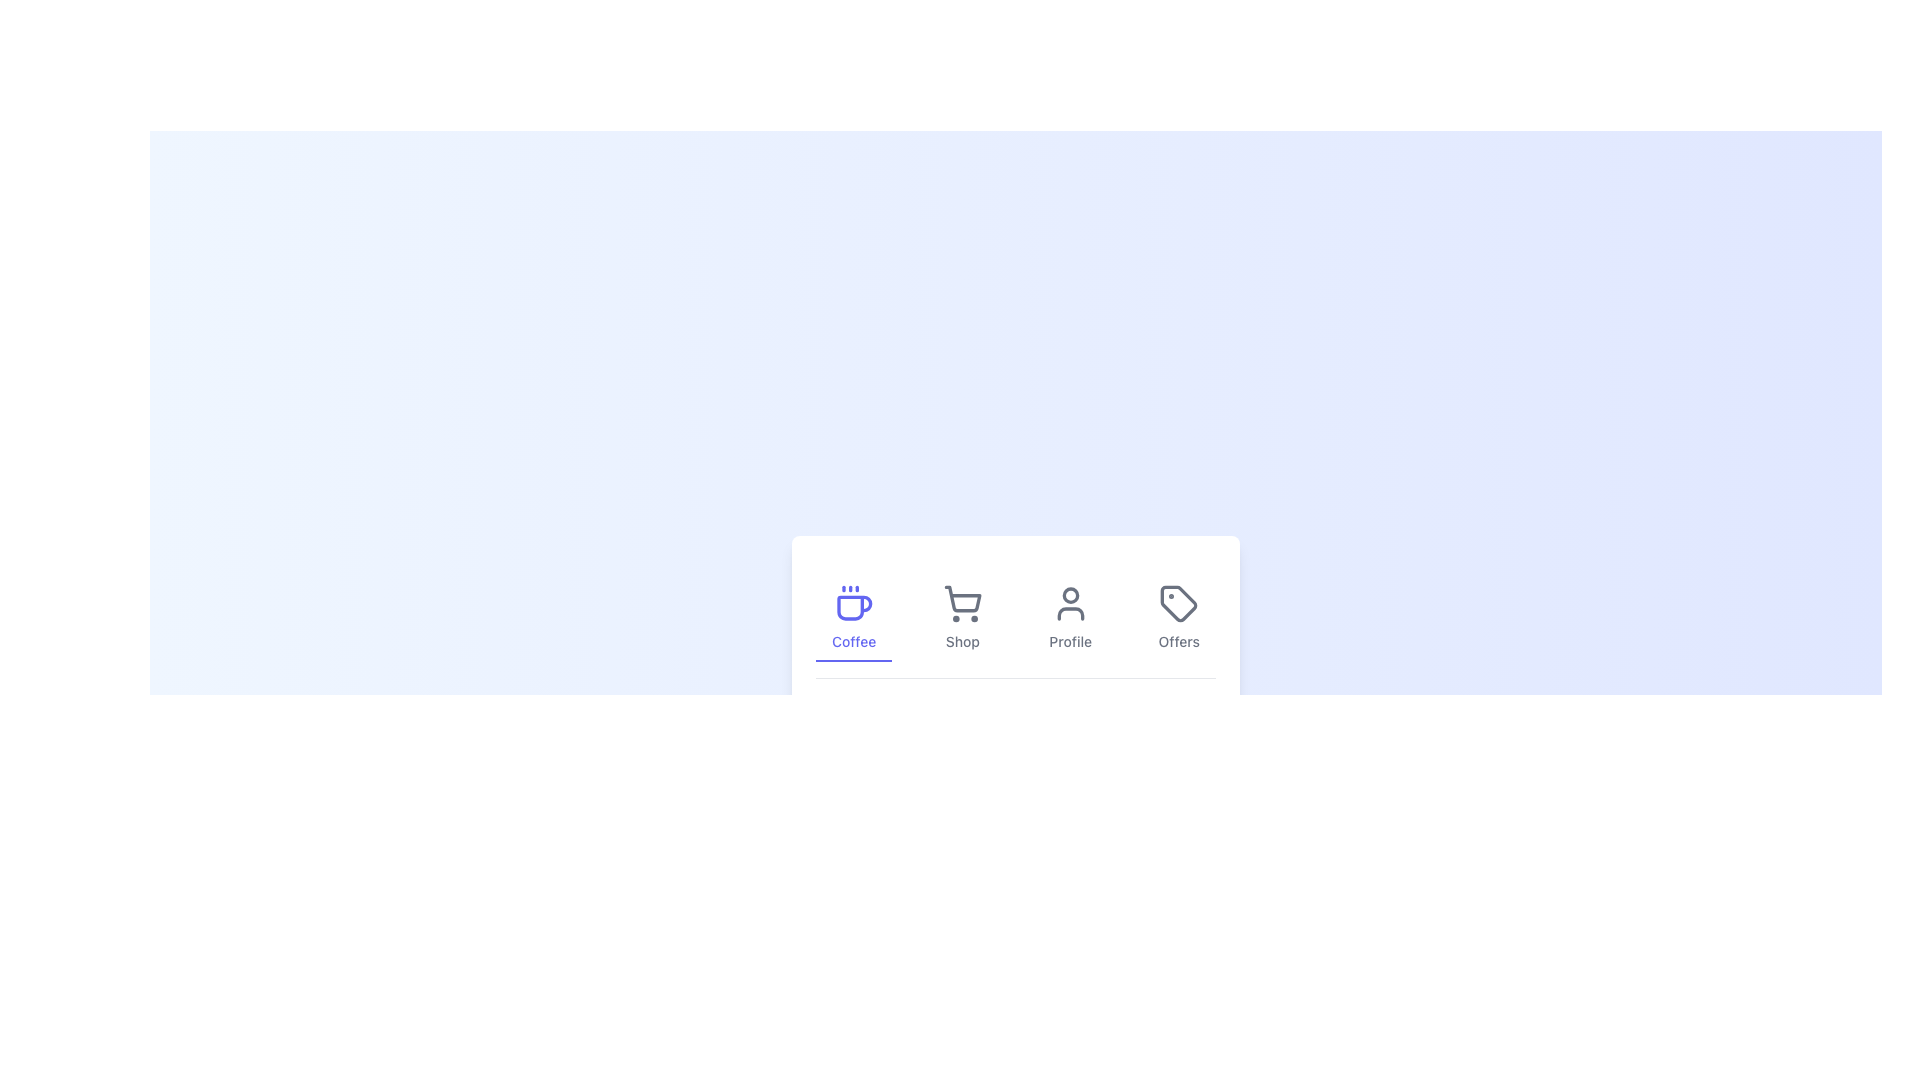 Image resolution: width=1920 pixels, height=1080 pixels. Describe the element at coordinates (962, 597) in the screenshot. I see `the shopping icon located in the bottom central navigation bar, positioned between the coffee cup icon and the profile icon` at that location.